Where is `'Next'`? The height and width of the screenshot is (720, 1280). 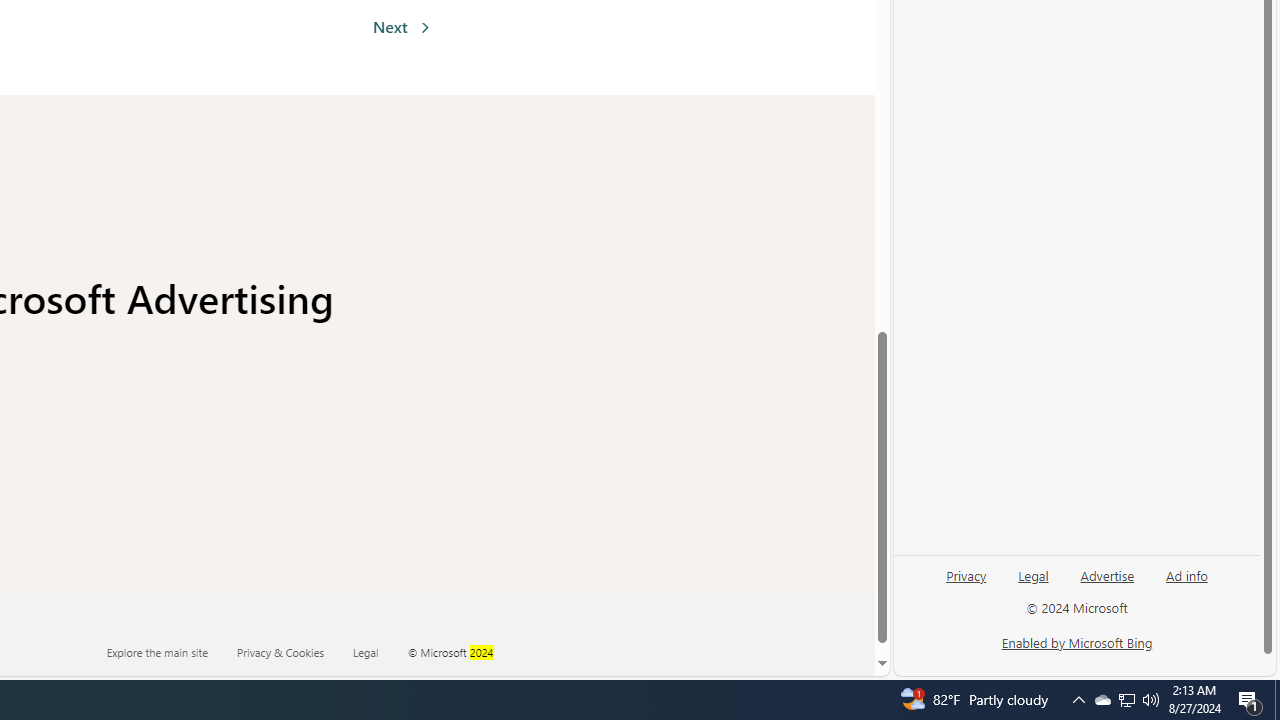
'Next' is located at coordinates (400, 27).